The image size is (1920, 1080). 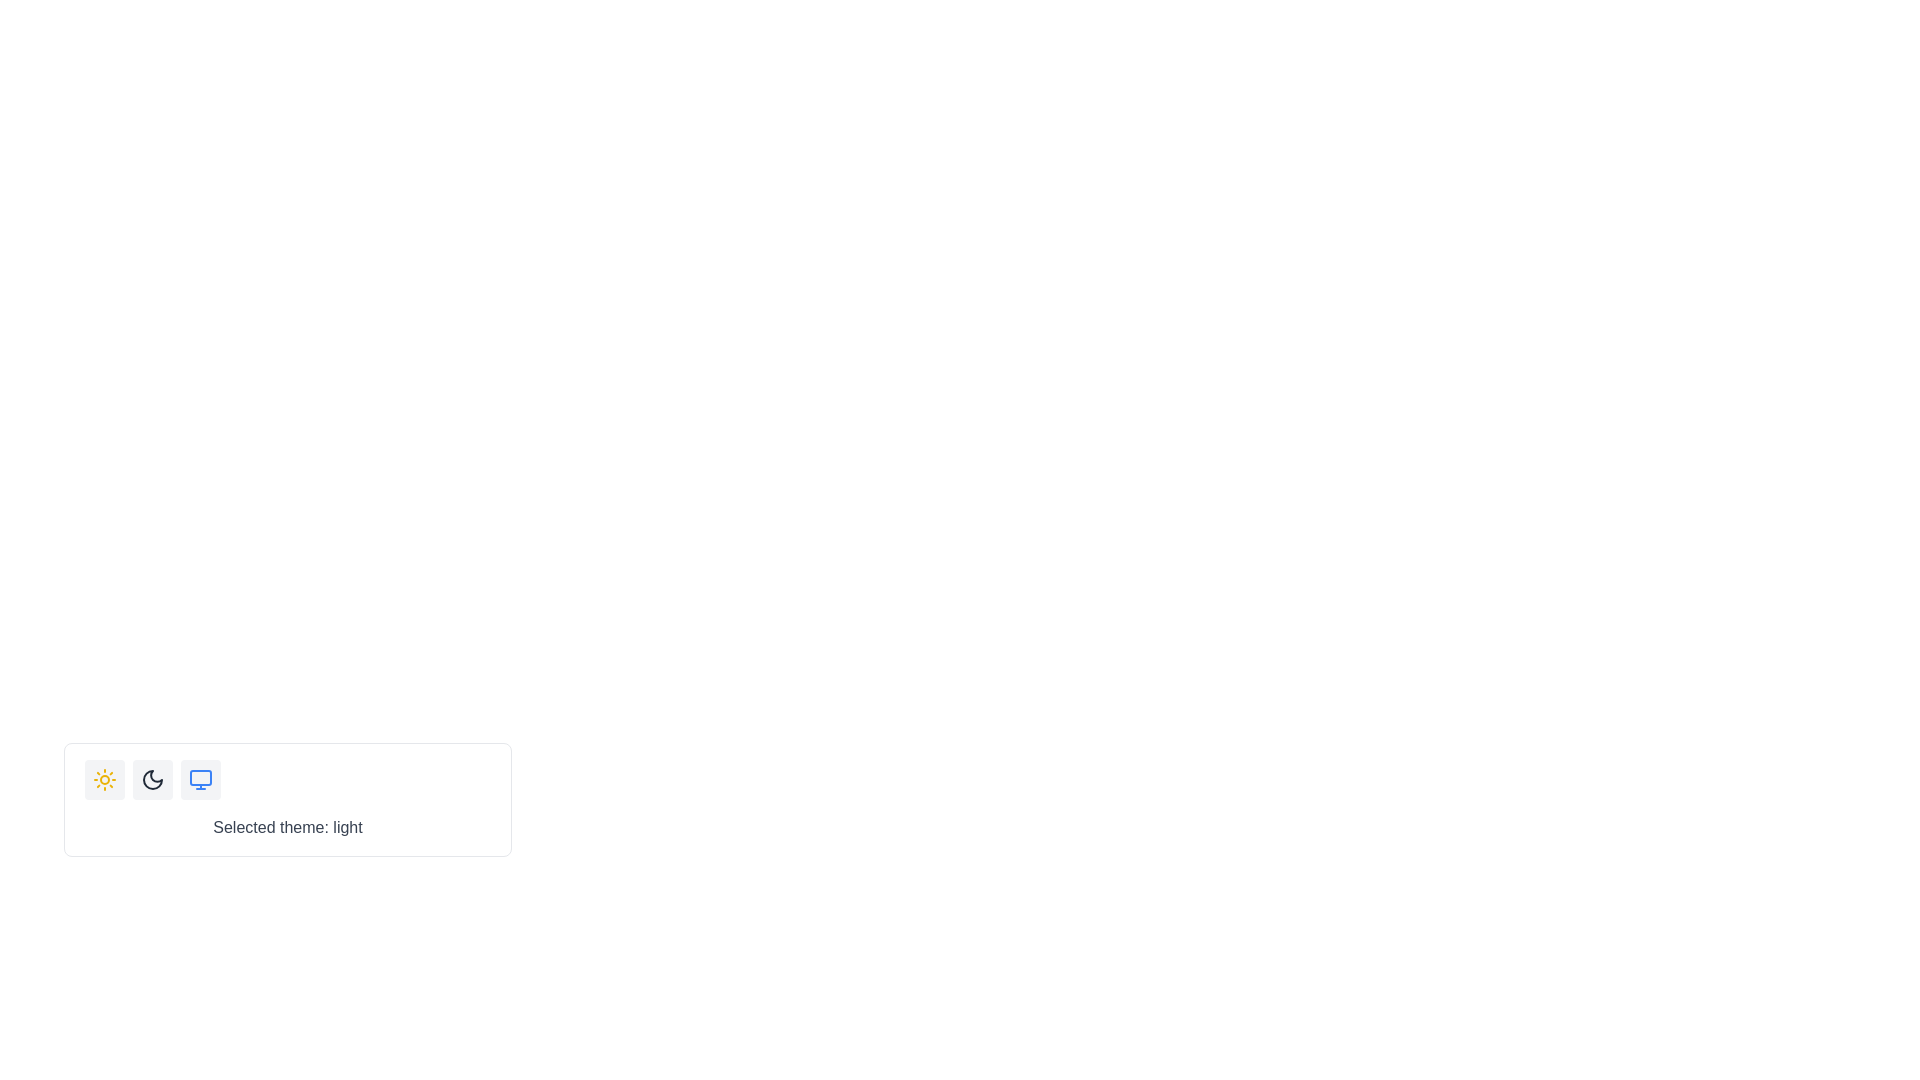 I want to click on the second button in the theme selection group, so click(x=152, y=778).